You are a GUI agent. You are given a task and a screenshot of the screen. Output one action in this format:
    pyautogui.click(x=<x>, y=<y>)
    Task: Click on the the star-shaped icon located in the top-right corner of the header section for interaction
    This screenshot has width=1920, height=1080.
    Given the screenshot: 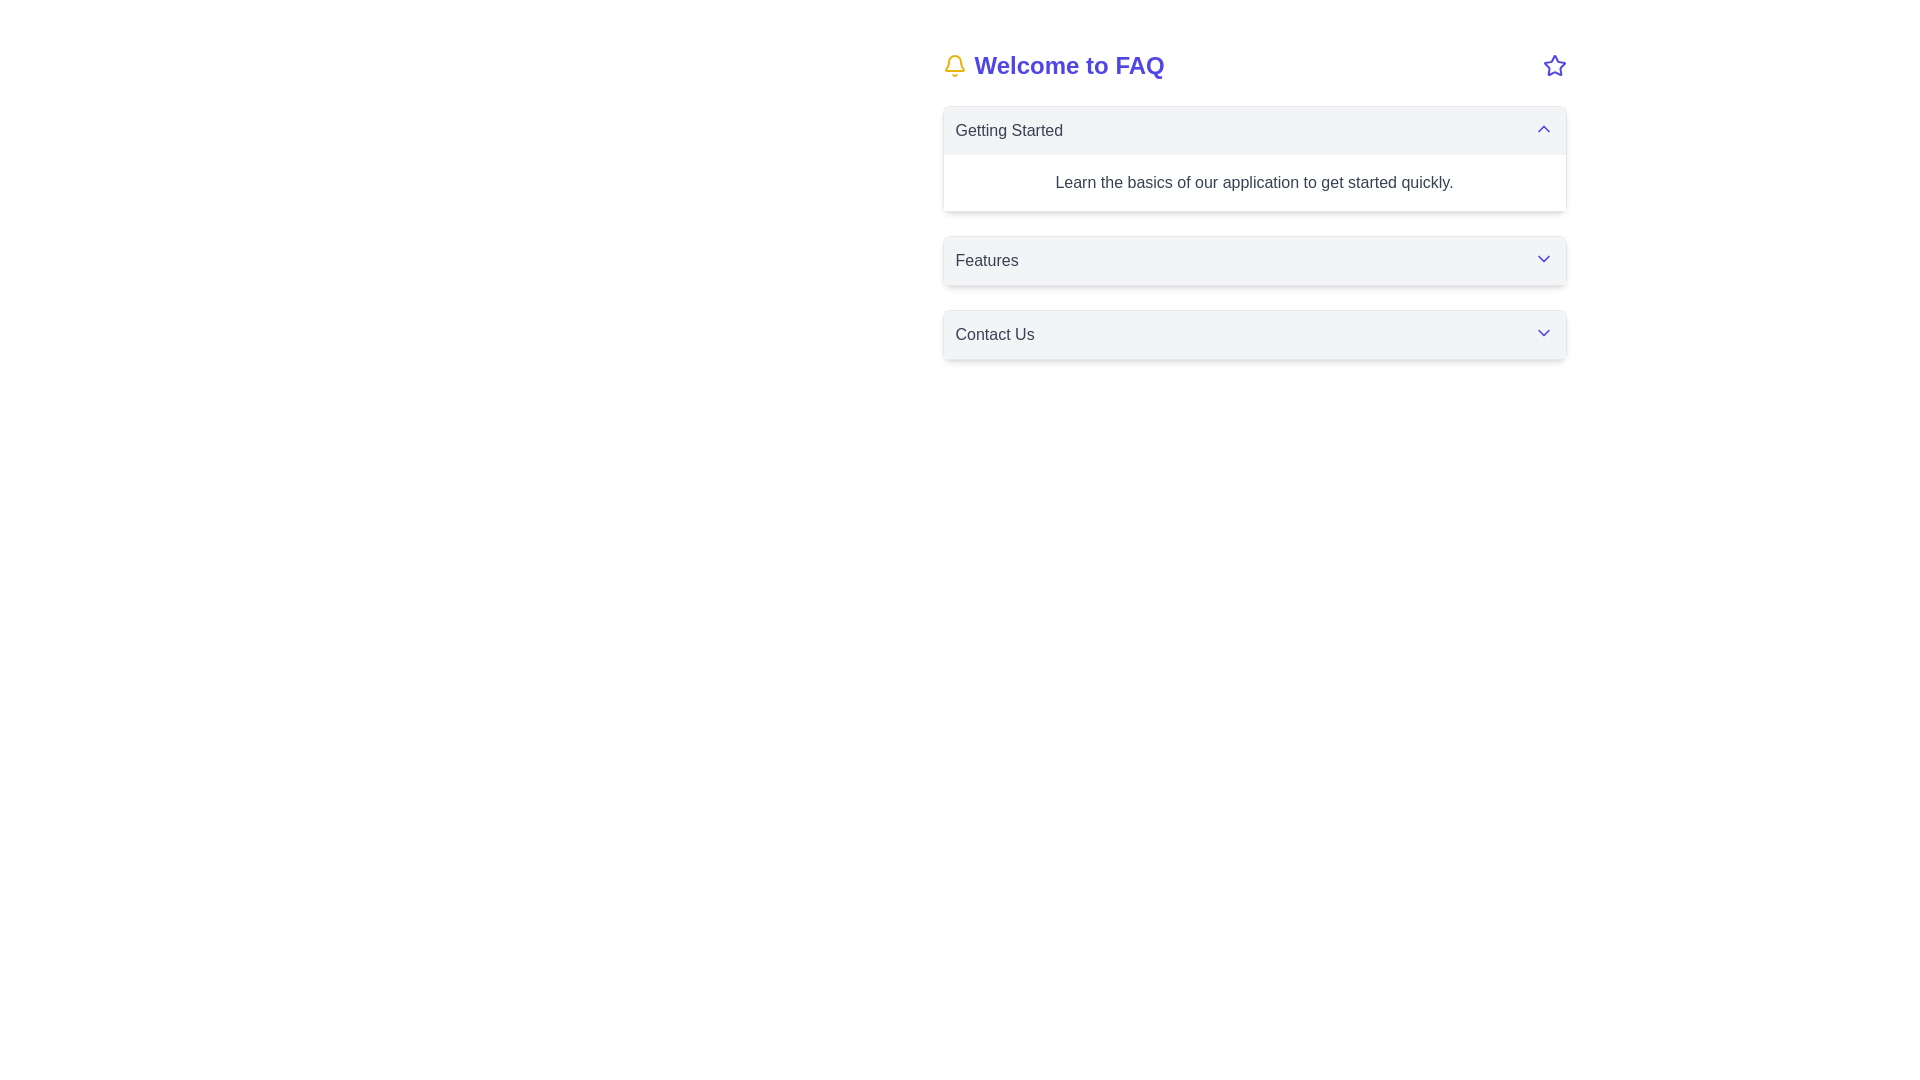 What is the action you would take?
    pyautogui.click(x=1553, y=64)
    